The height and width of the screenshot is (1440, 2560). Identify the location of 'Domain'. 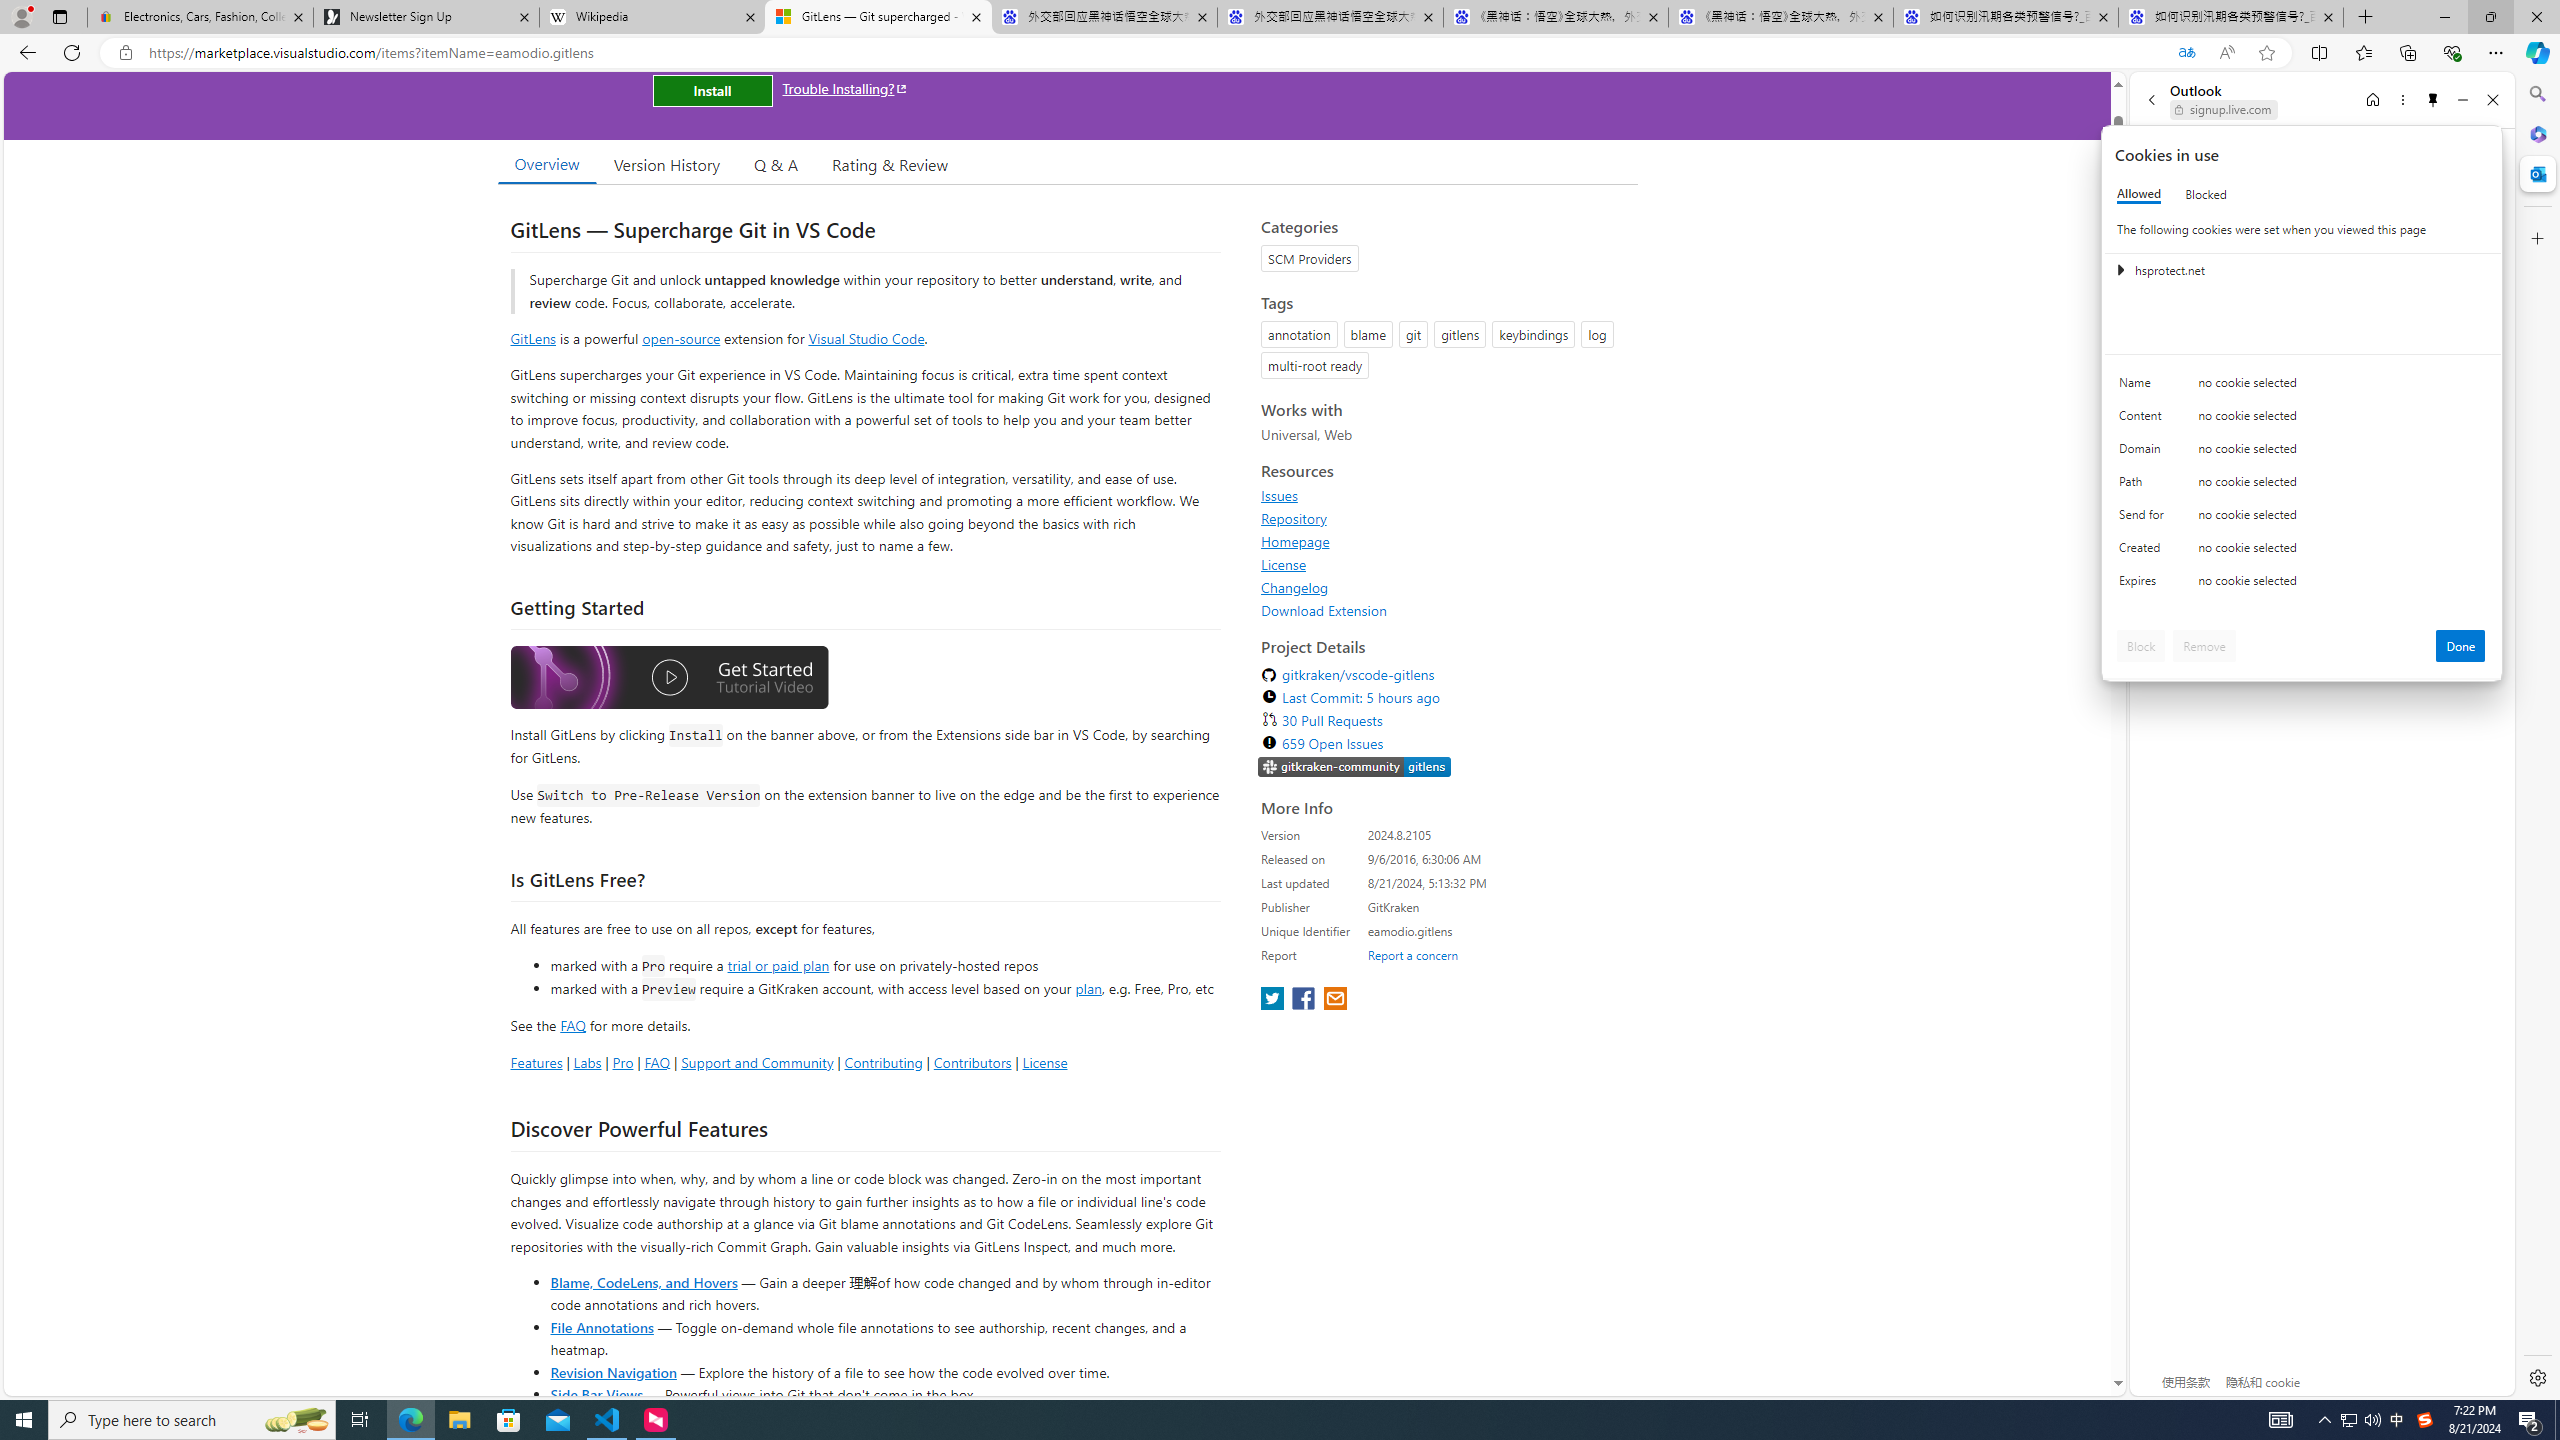
(2144, 452).